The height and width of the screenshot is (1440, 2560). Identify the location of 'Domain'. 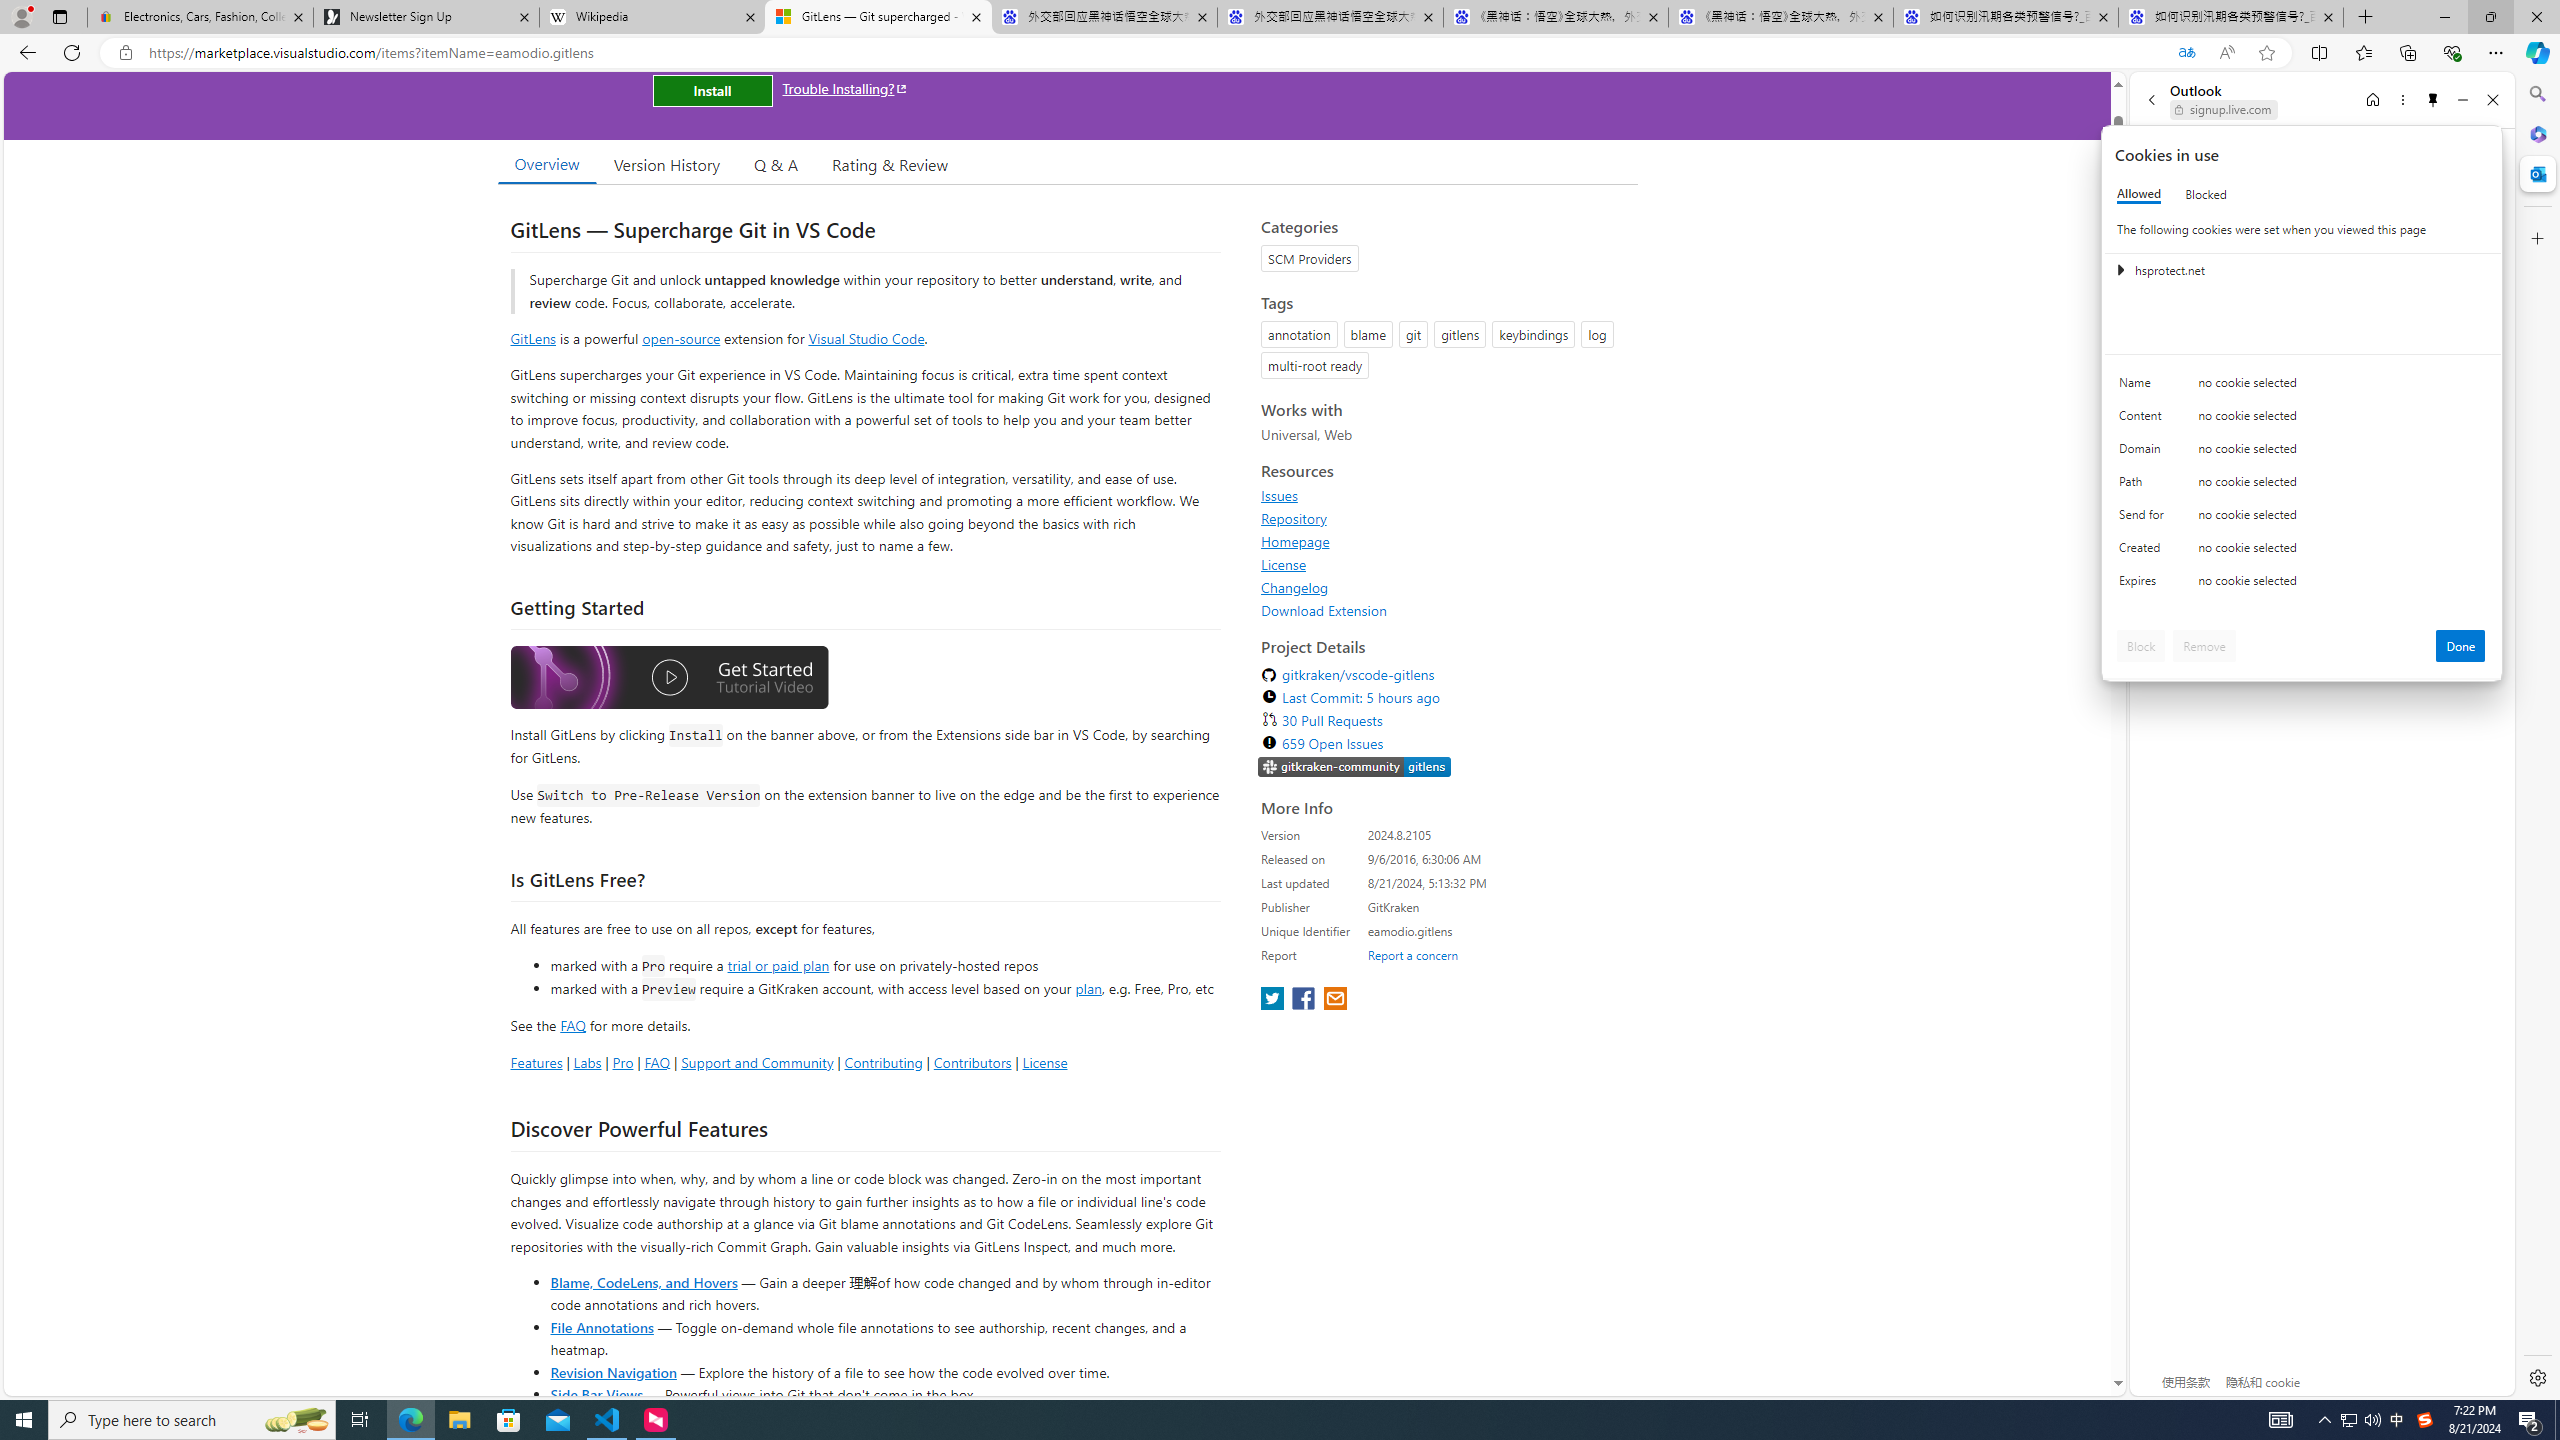
(2144, 452).